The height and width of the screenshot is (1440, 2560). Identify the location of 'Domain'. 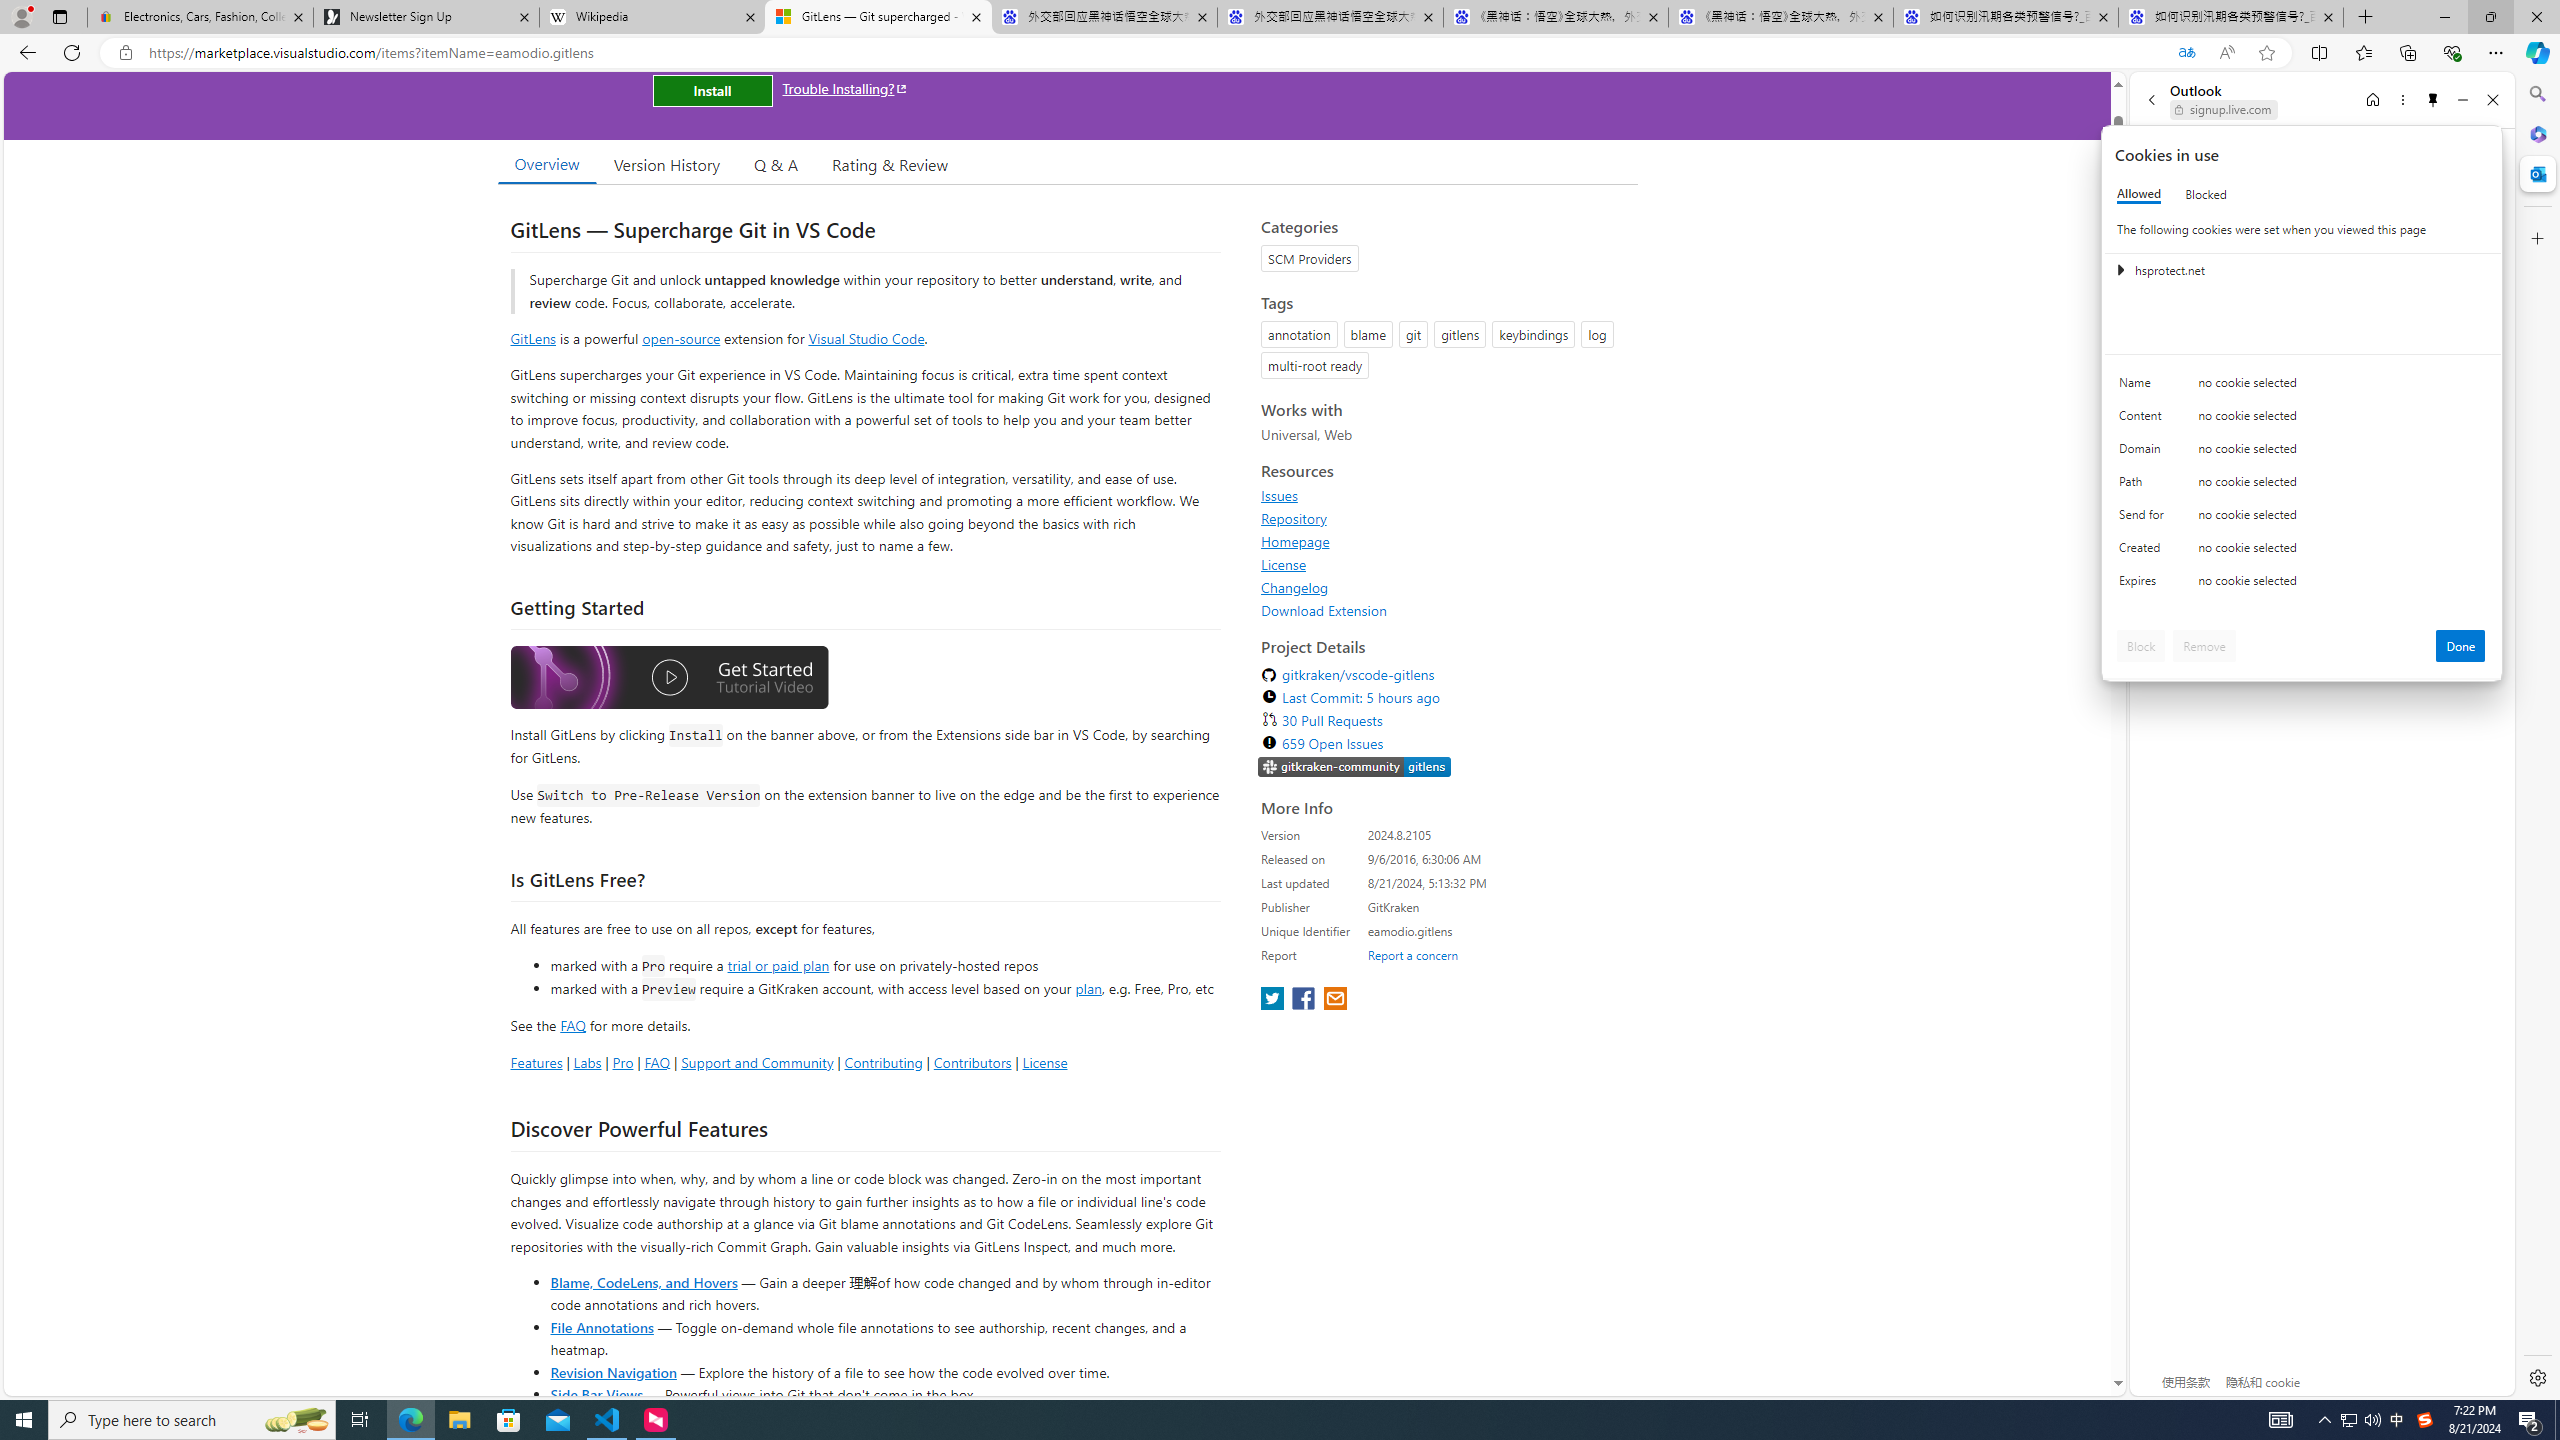
(2144, 452).